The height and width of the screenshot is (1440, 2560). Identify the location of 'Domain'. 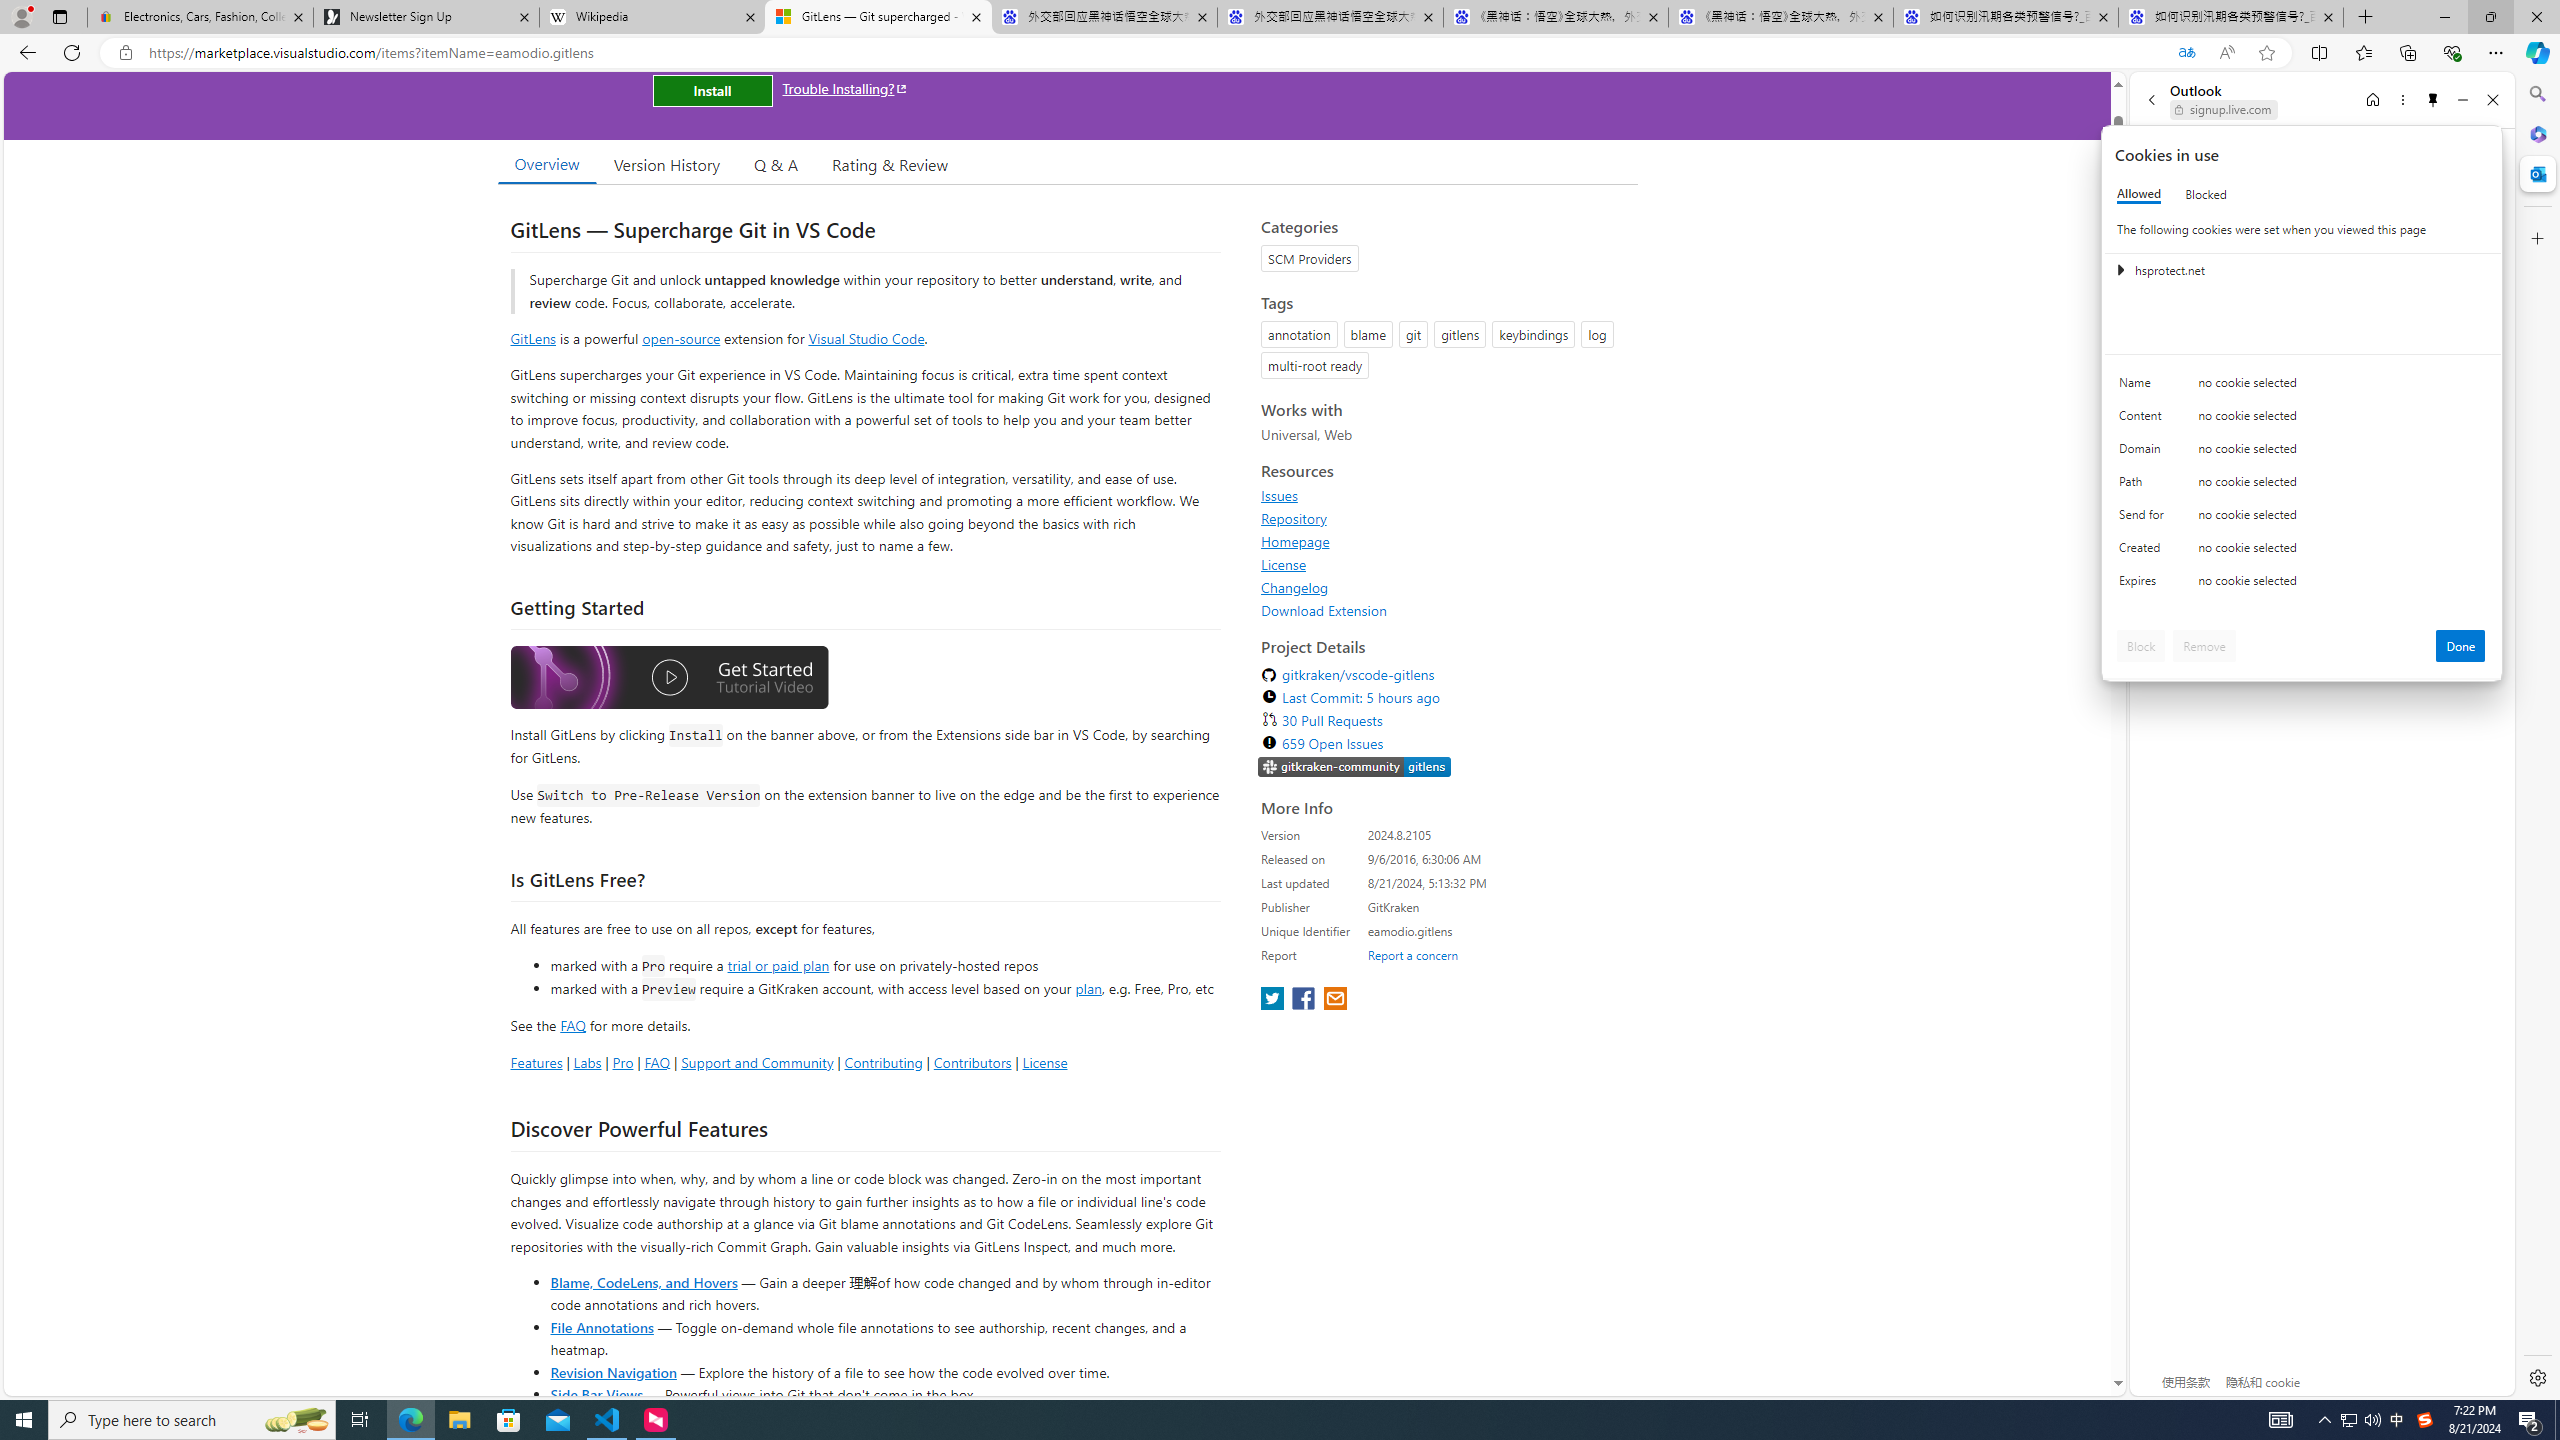
(2144, 452).